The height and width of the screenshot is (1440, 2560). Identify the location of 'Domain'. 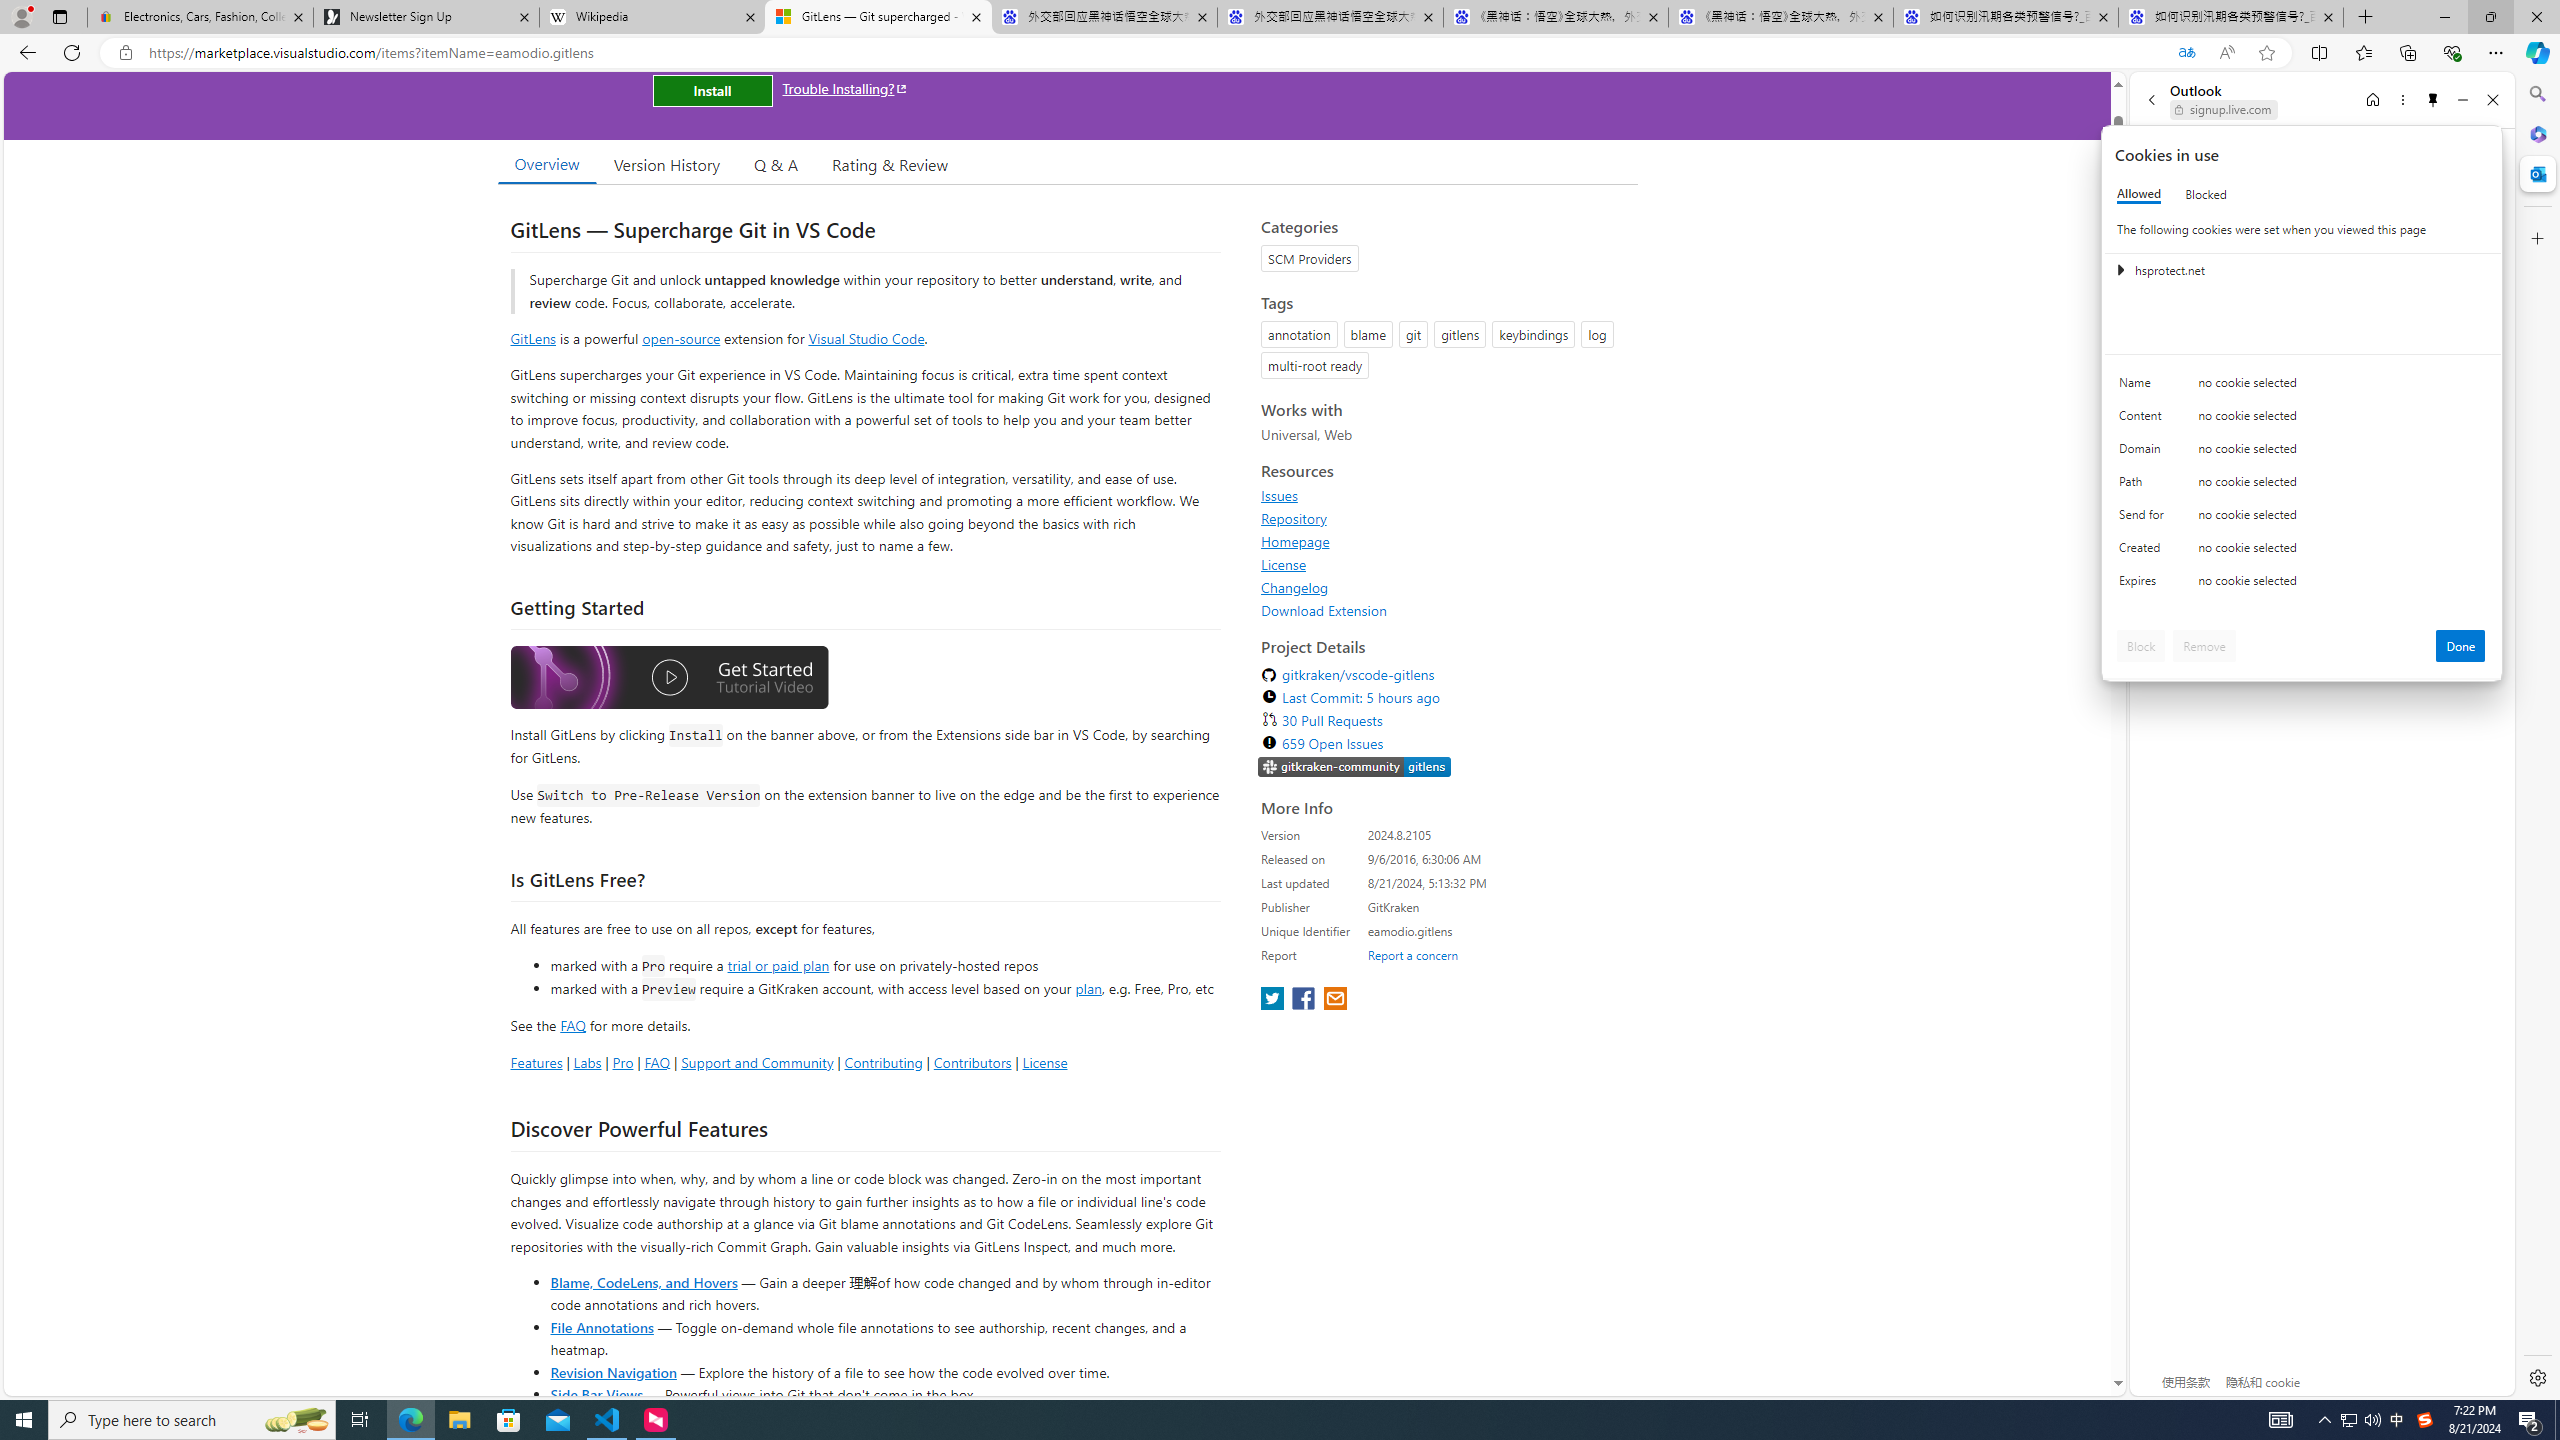
(2144, 452).